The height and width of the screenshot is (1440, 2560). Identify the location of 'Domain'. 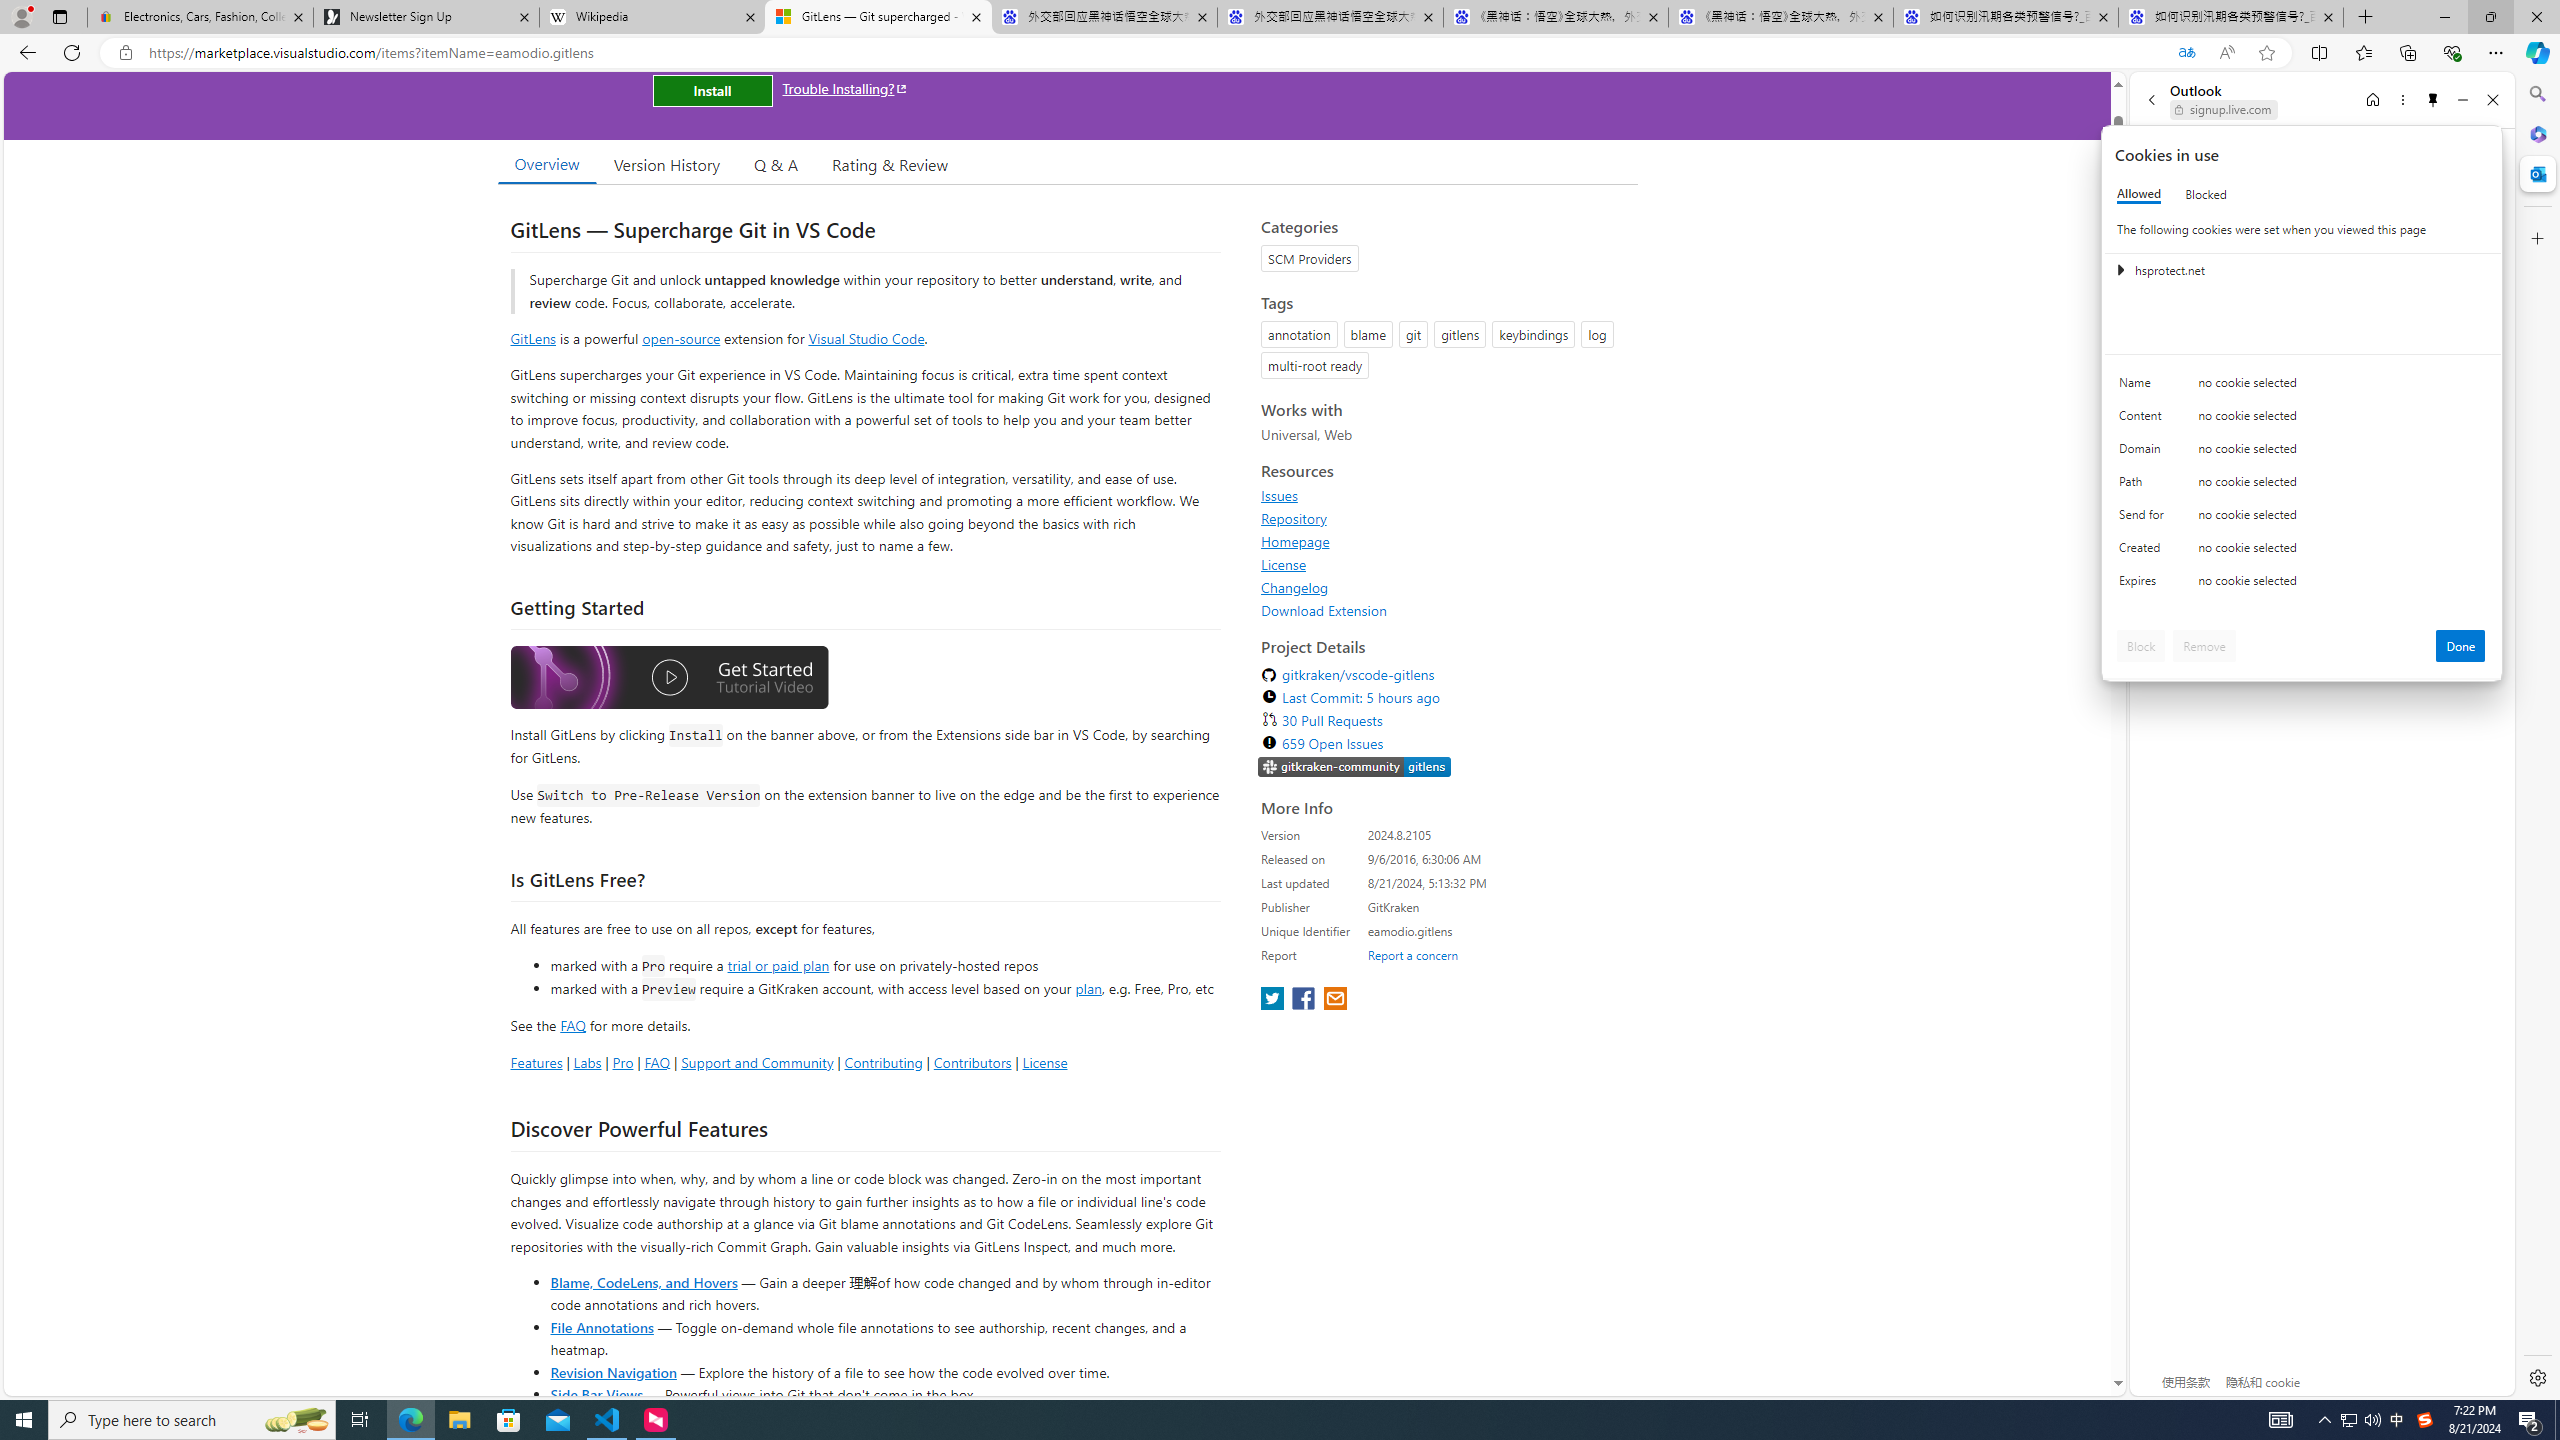
(2144, 452).